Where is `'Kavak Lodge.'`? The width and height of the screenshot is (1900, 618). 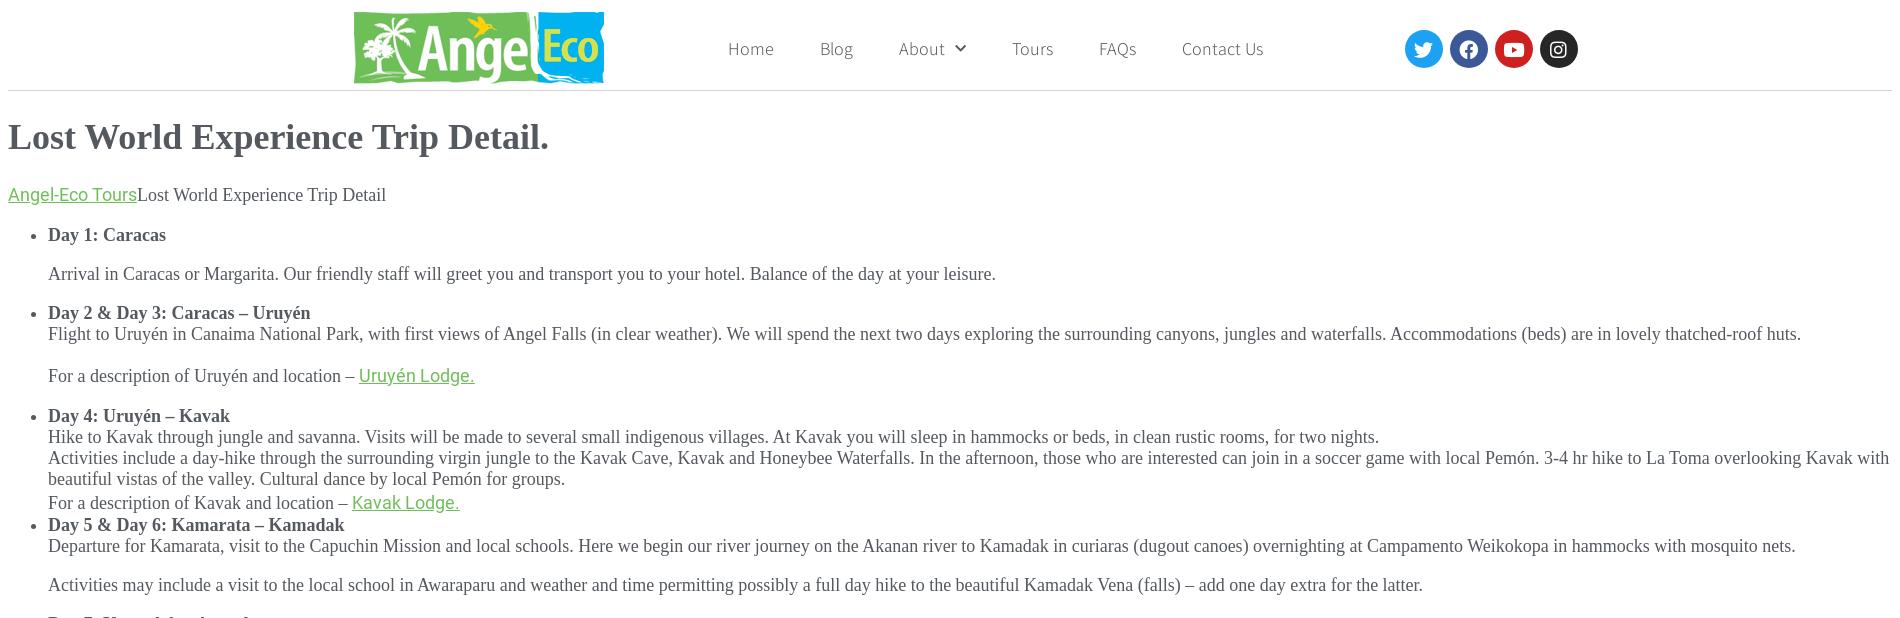 'Kavak Lodge.' is located at coordinates (404, 501).